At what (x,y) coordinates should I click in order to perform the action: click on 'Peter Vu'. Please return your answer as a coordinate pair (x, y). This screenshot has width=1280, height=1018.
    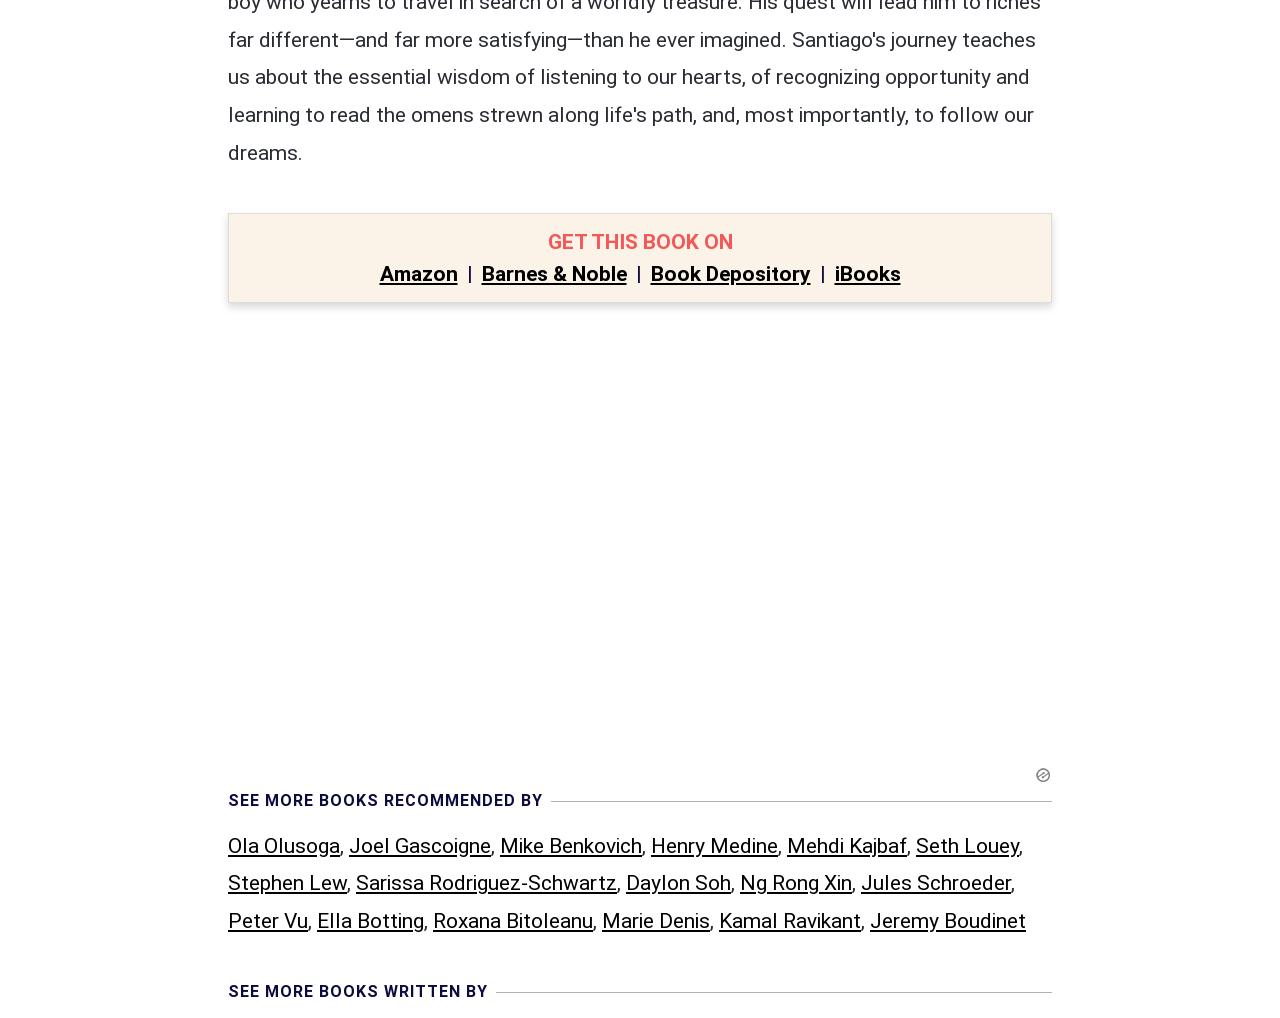
    Looking at the image, I should click on (267, 506).